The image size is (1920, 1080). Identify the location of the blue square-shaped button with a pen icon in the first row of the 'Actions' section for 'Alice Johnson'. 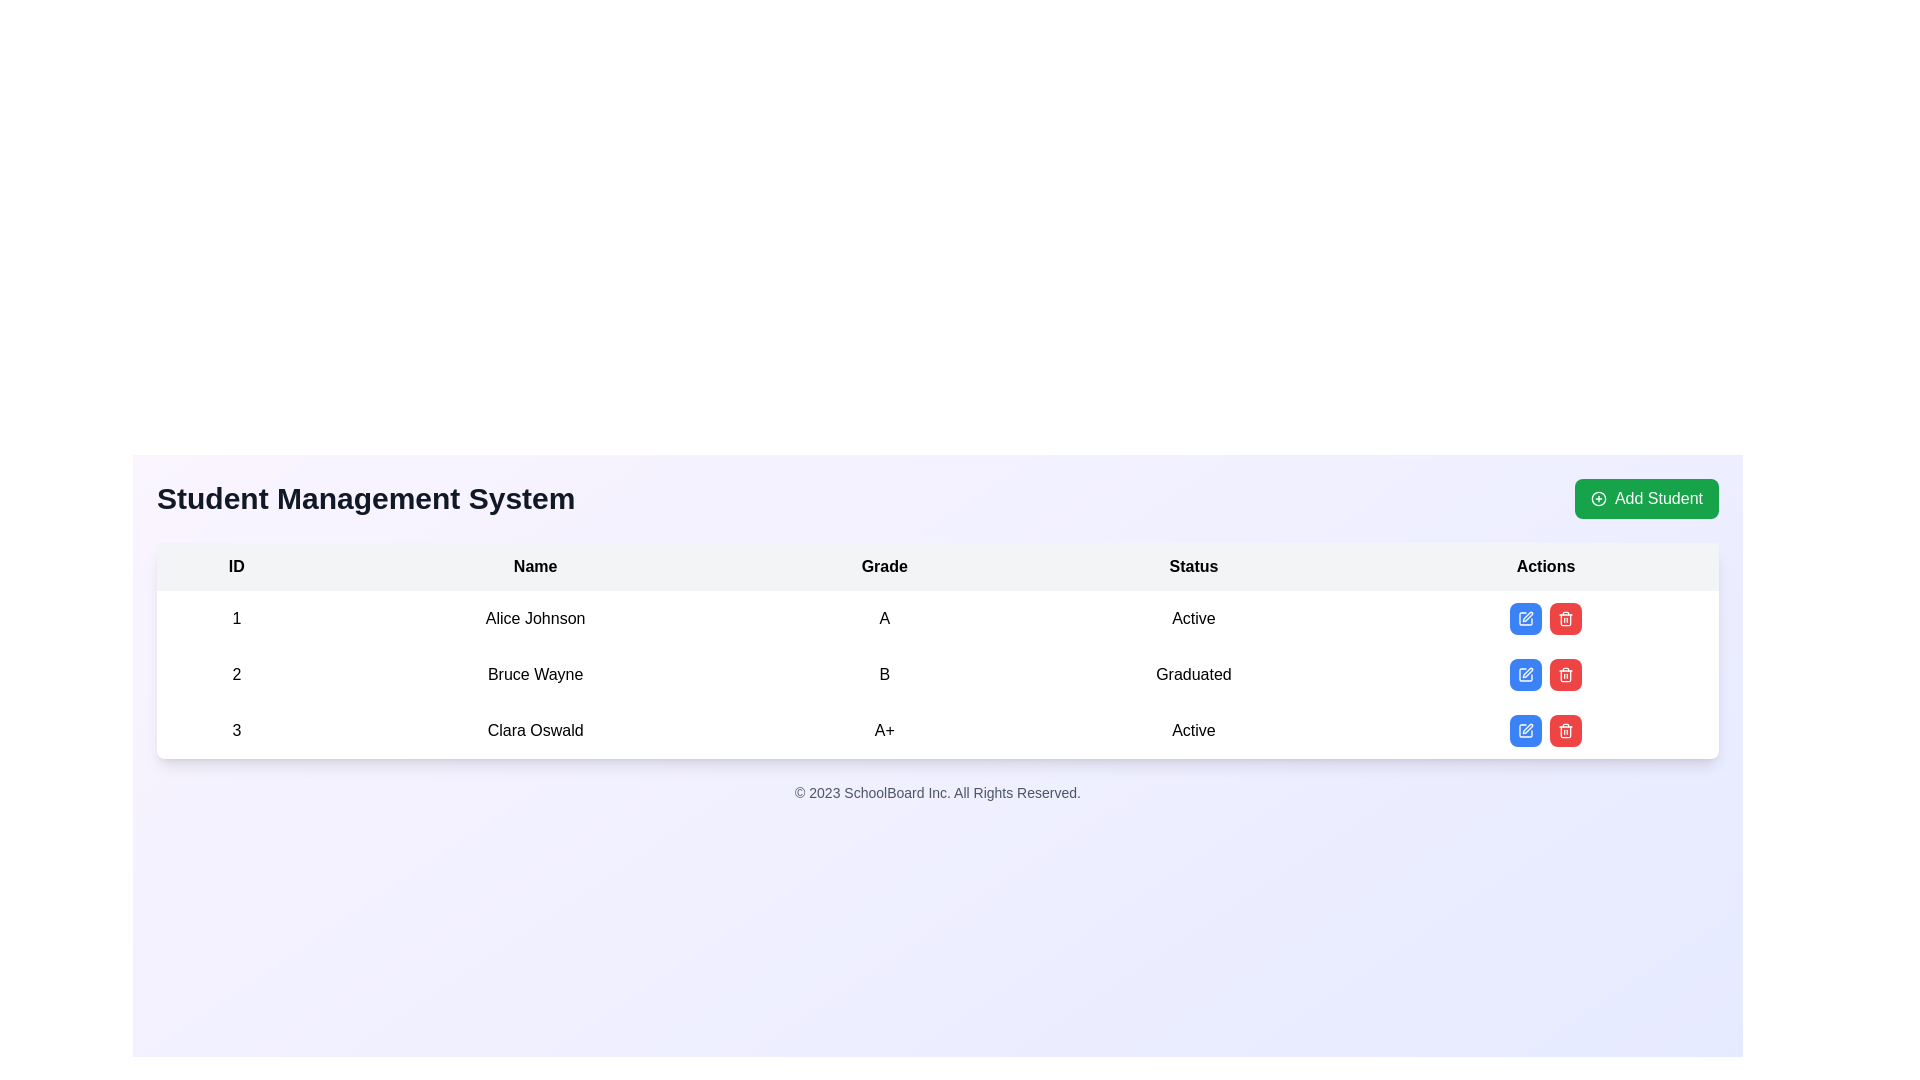
(1525, 617).